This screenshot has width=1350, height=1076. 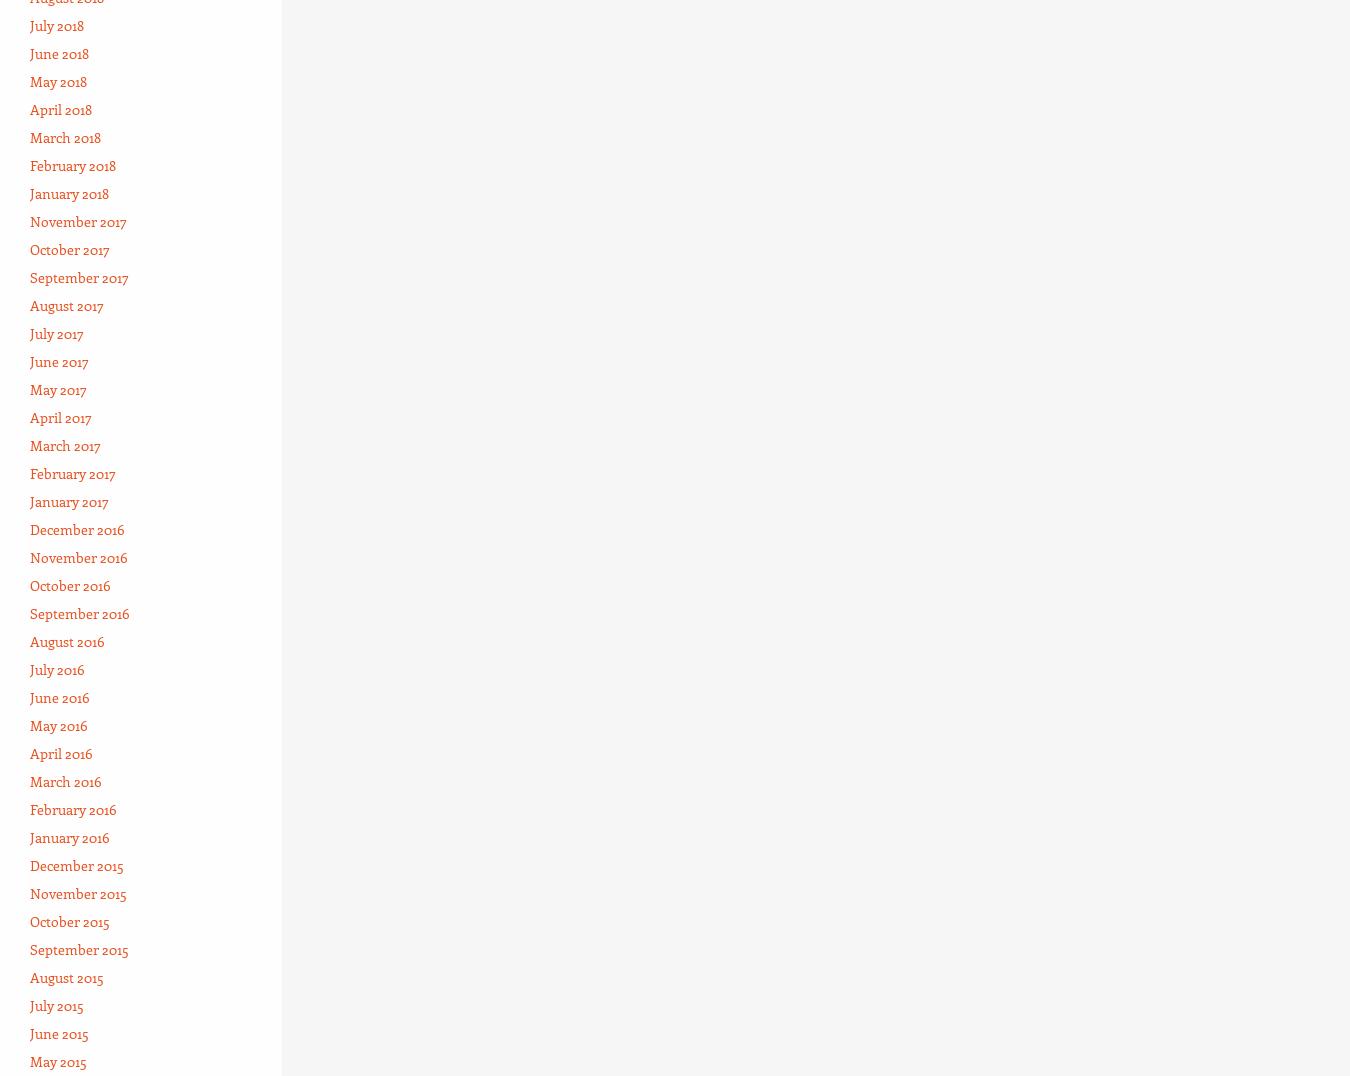 What do you see at coordinates (75, 864) in the screenshot?
I see `'December 2015'` at bounding box center [75, 864].